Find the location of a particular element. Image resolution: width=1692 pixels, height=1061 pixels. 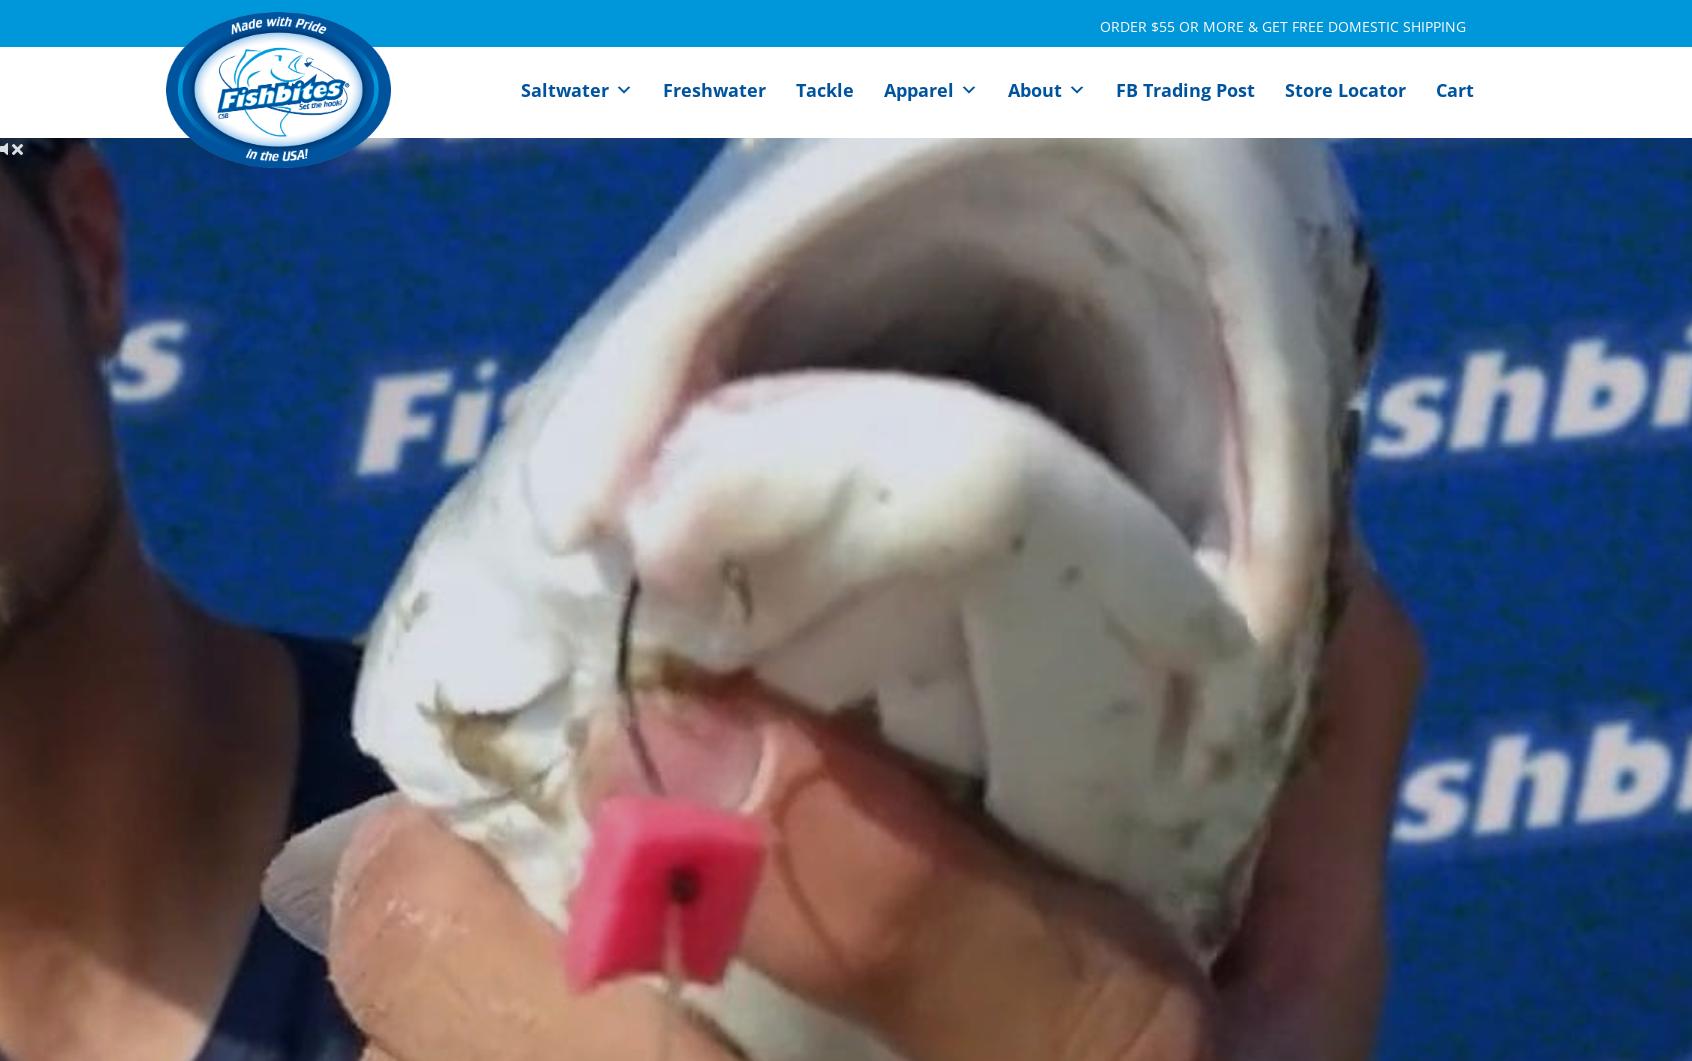

'Ambassadors' is located at coordinates (1082, 185).